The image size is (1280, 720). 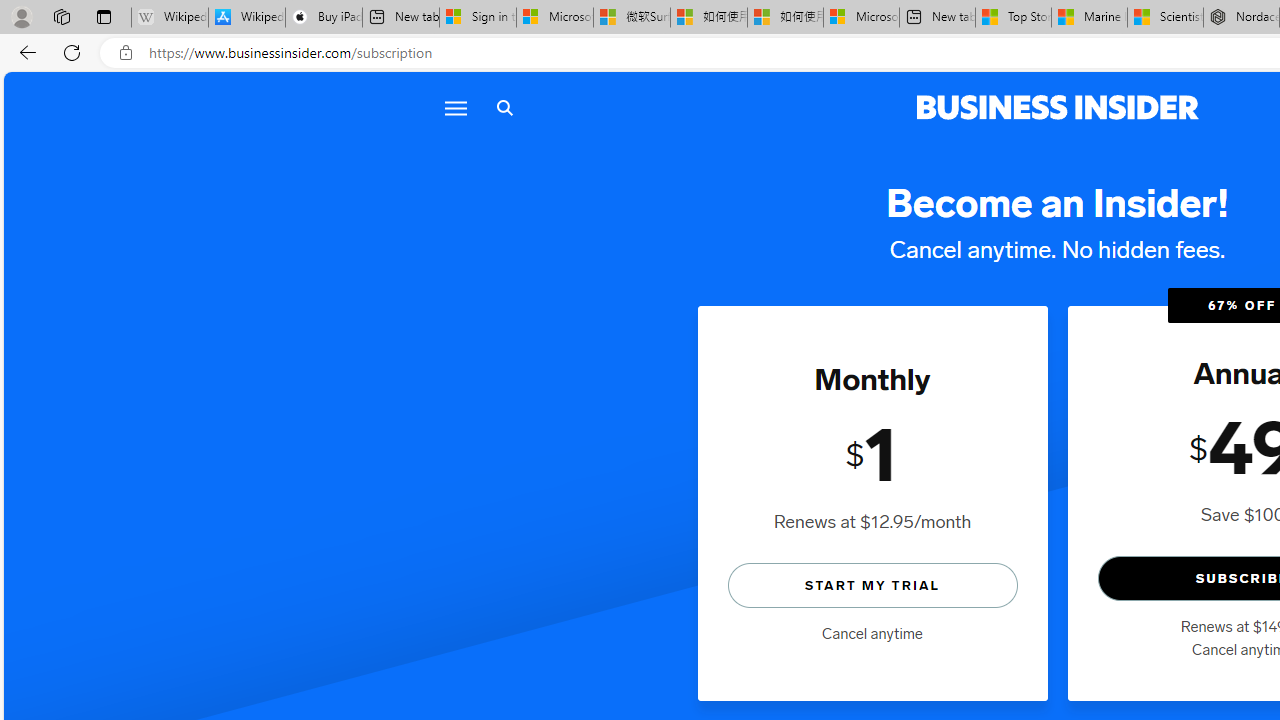 What do you see at coordinates (453, 108) in the screenshot?
I see `'Menu'` at bounding box center [453, 108].